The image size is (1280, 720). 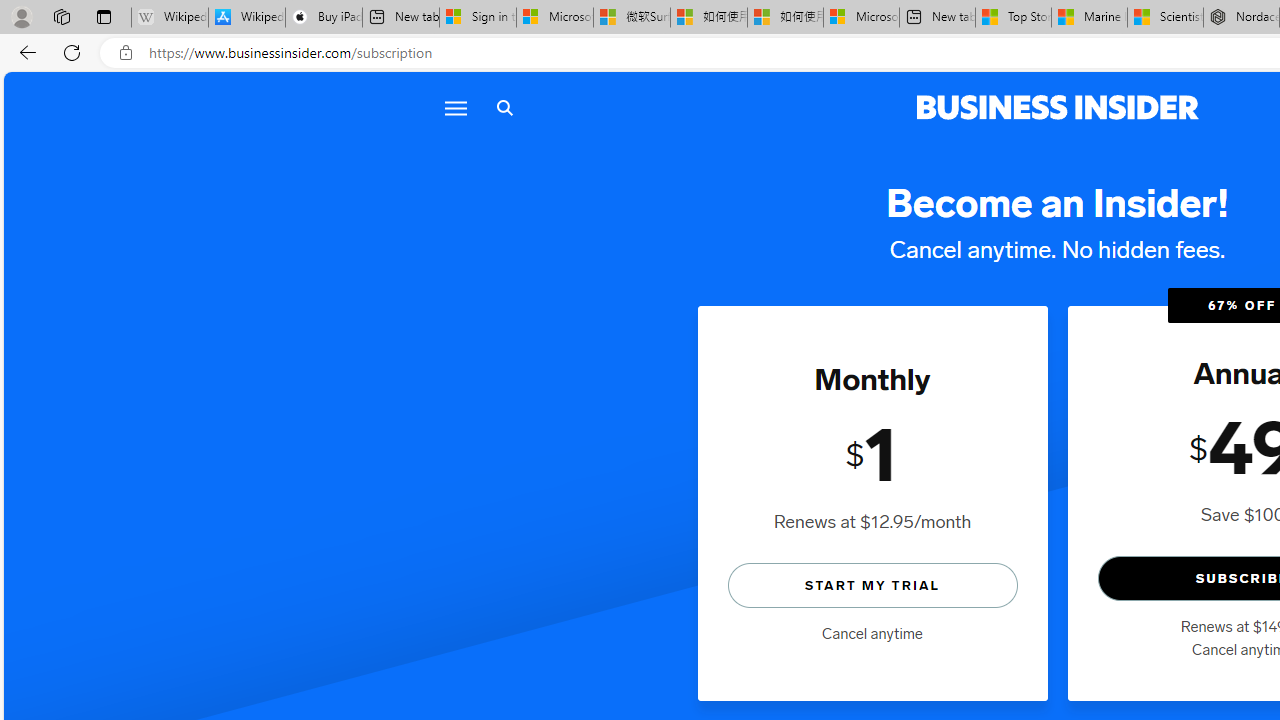 What do you see at coordinates (453, 108) in the screenshot?
I see `'Menu'` at bounding box center [453, 108].